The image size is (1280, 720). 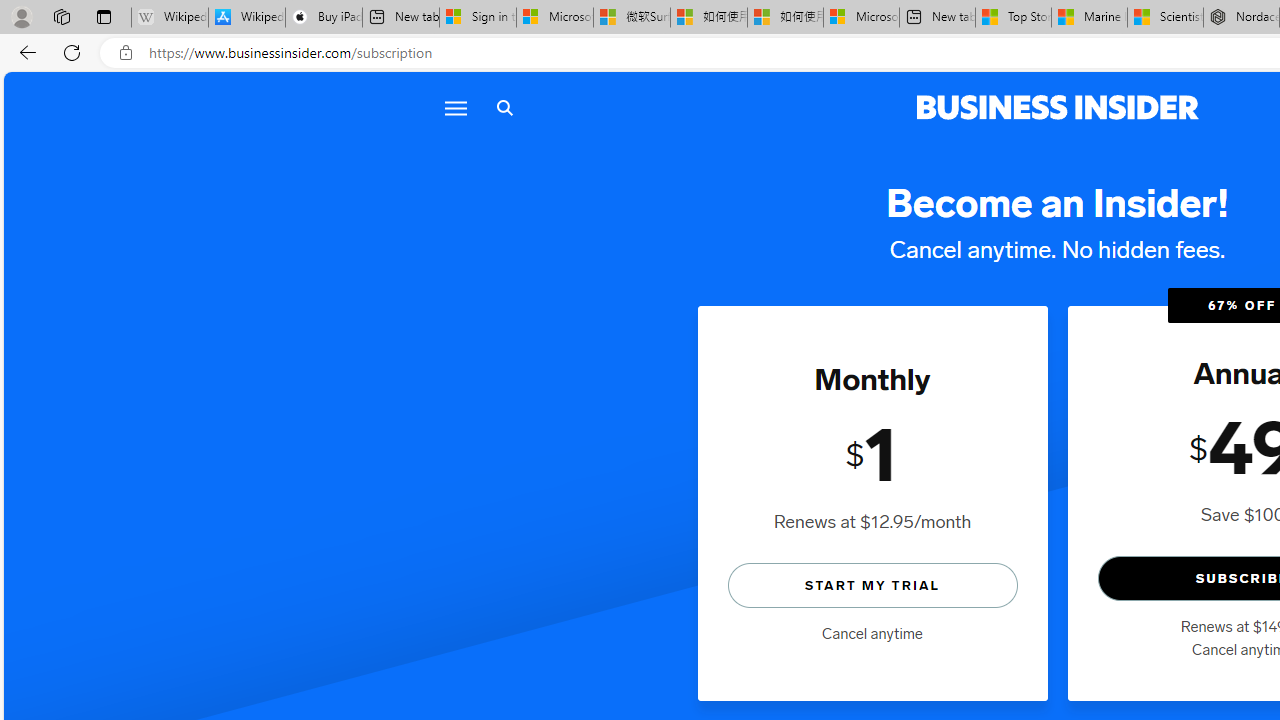 What do you see at coordinates (453, 108) in the screenshot?
I see `'Menu'` at bounding box center [453, 108].